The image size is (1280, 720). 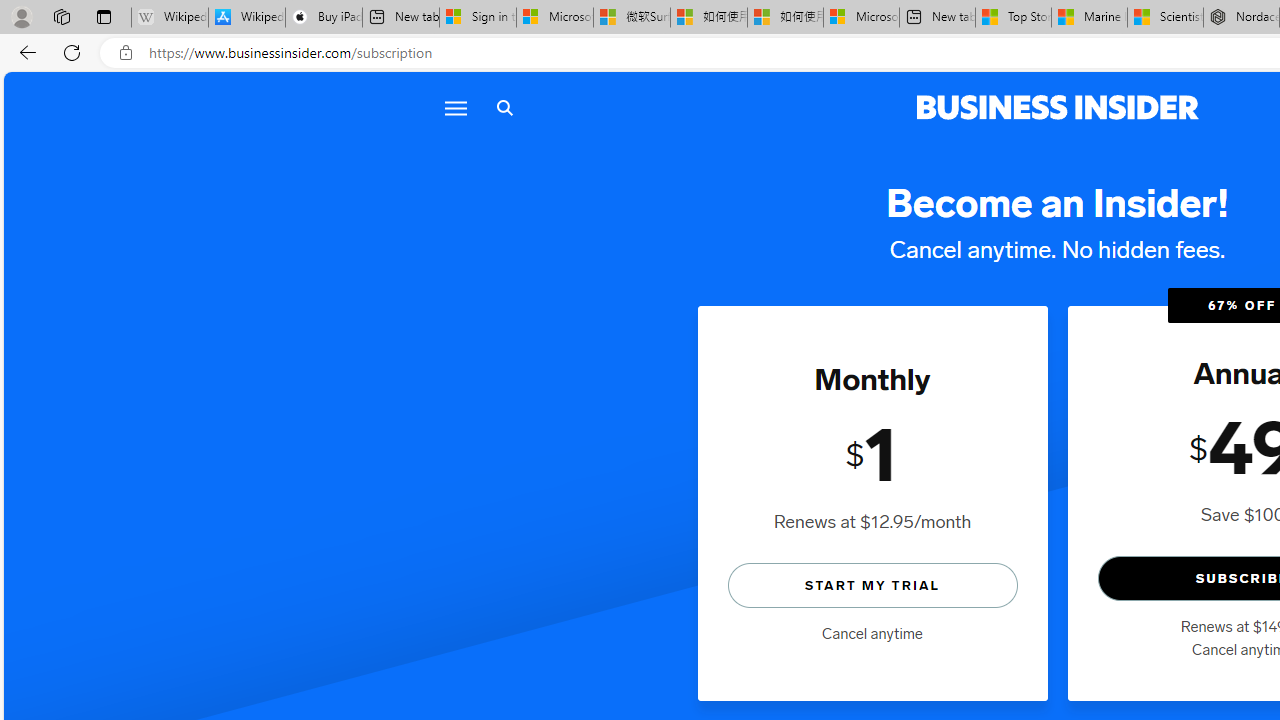 What do you see at coordinates (453, 108) in the screenshot?
I see `'Menu'` at bounding box center [453, 108].